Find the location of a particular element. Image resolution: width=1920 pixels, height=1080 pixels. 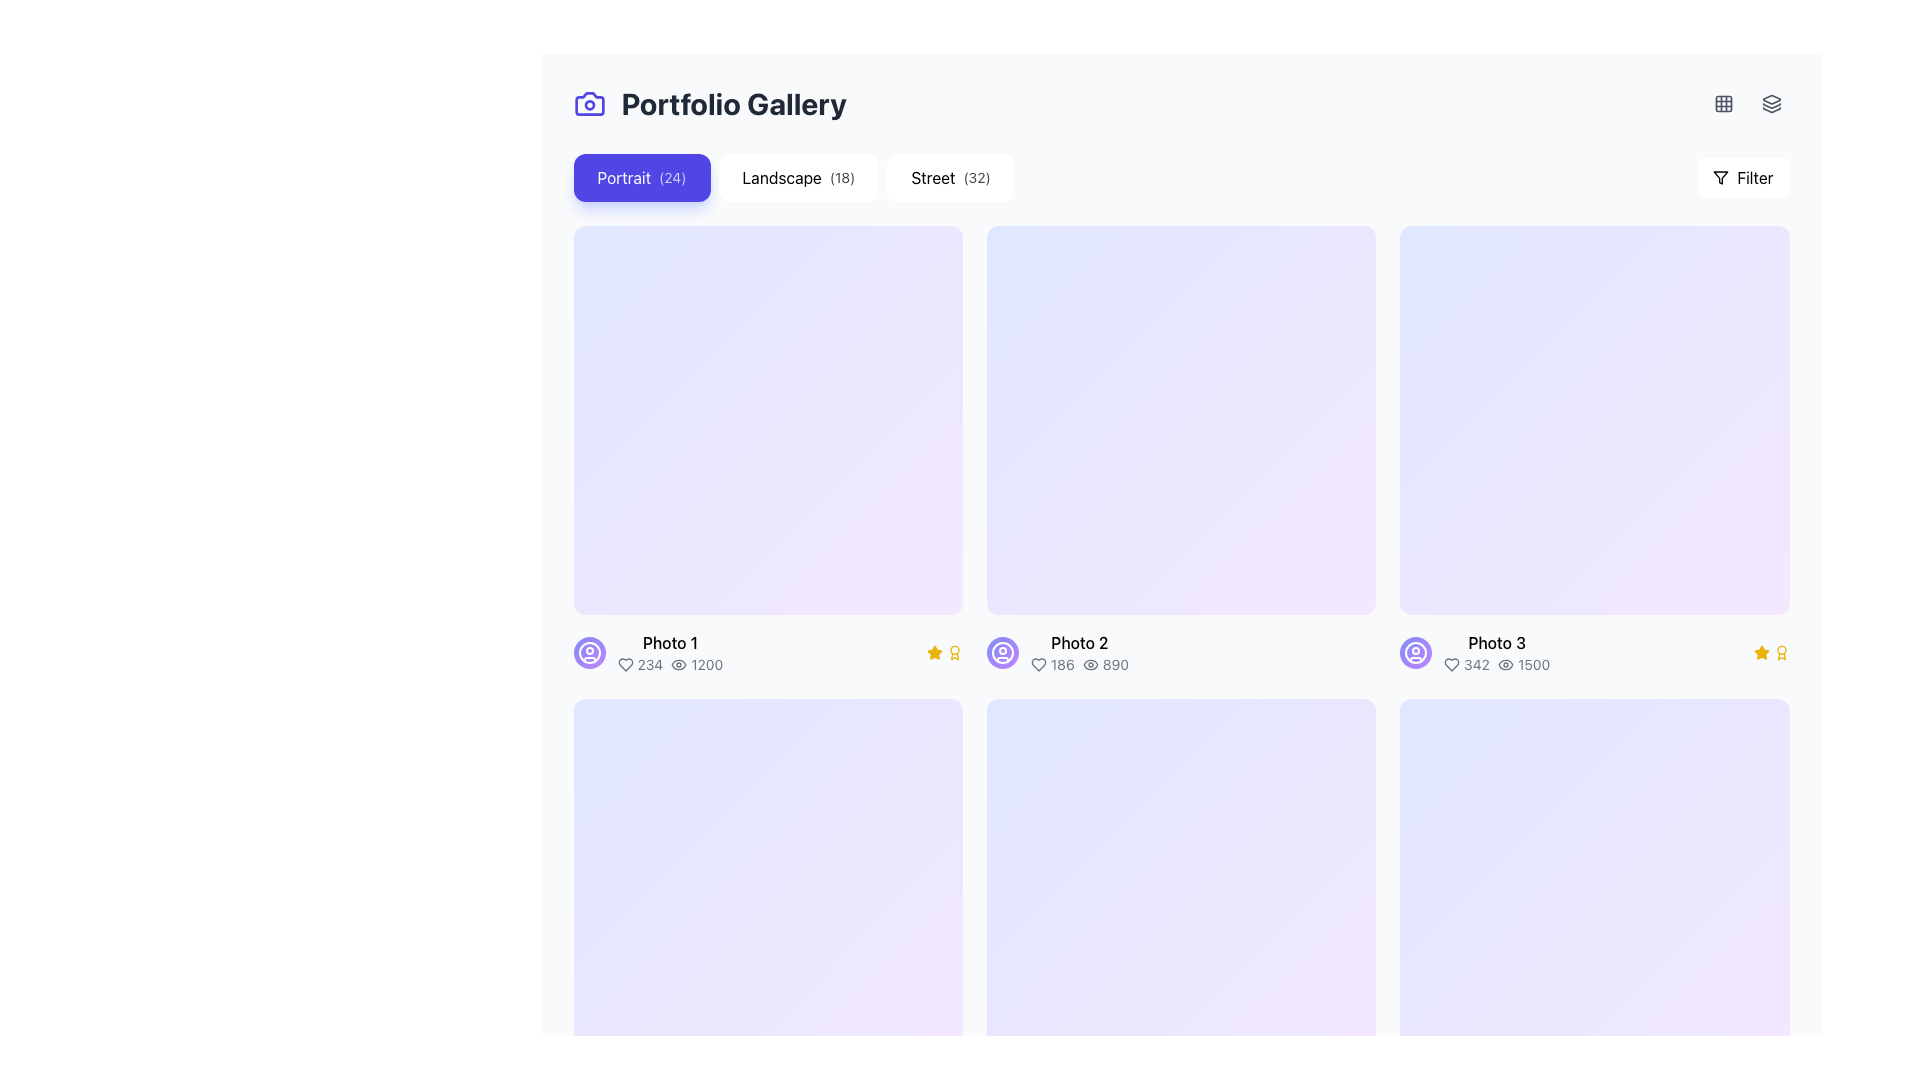

the decorative camera body icon located to the left of the 'Portfolio Gallery' title at the top of the application is located at coordinates (588, 104).